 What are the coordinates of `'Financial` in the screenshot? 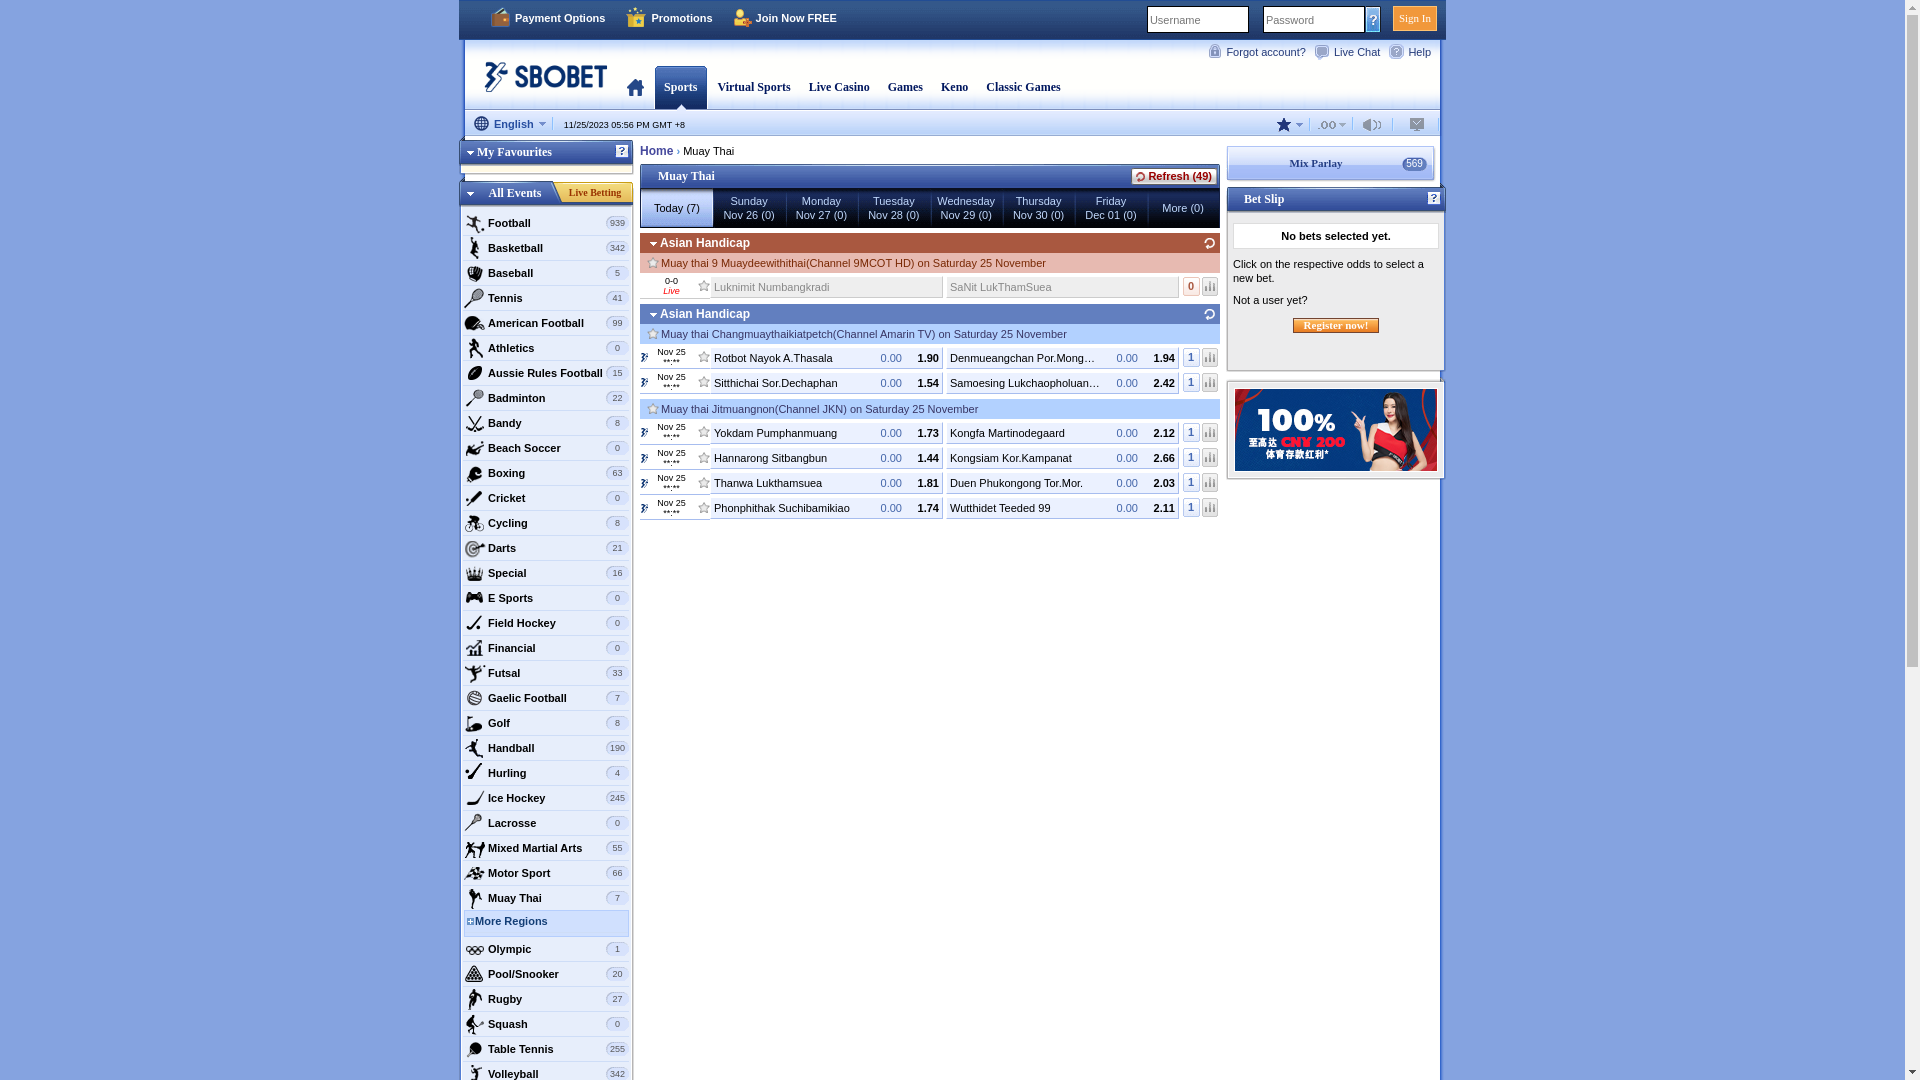 It's located at (546, 648).